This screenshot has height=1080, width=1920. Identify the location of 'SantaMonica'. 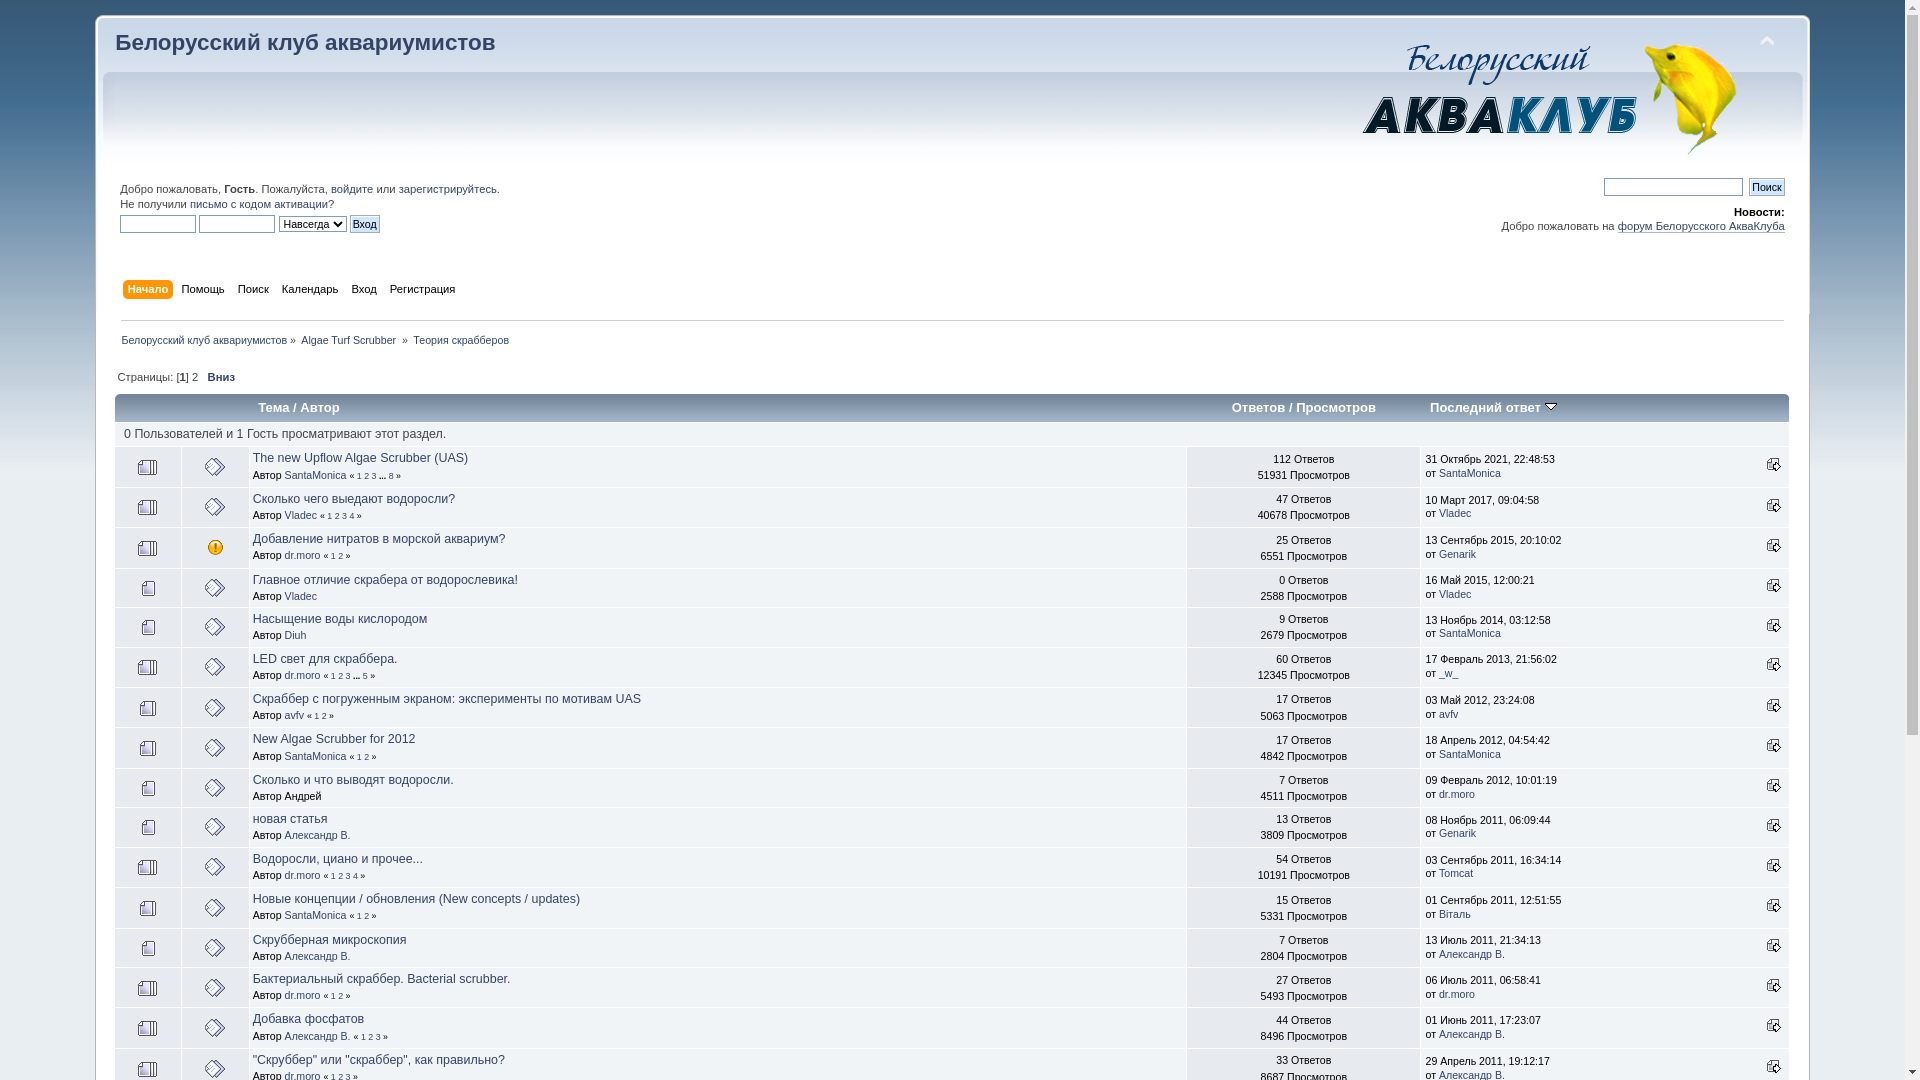
(283, 756).